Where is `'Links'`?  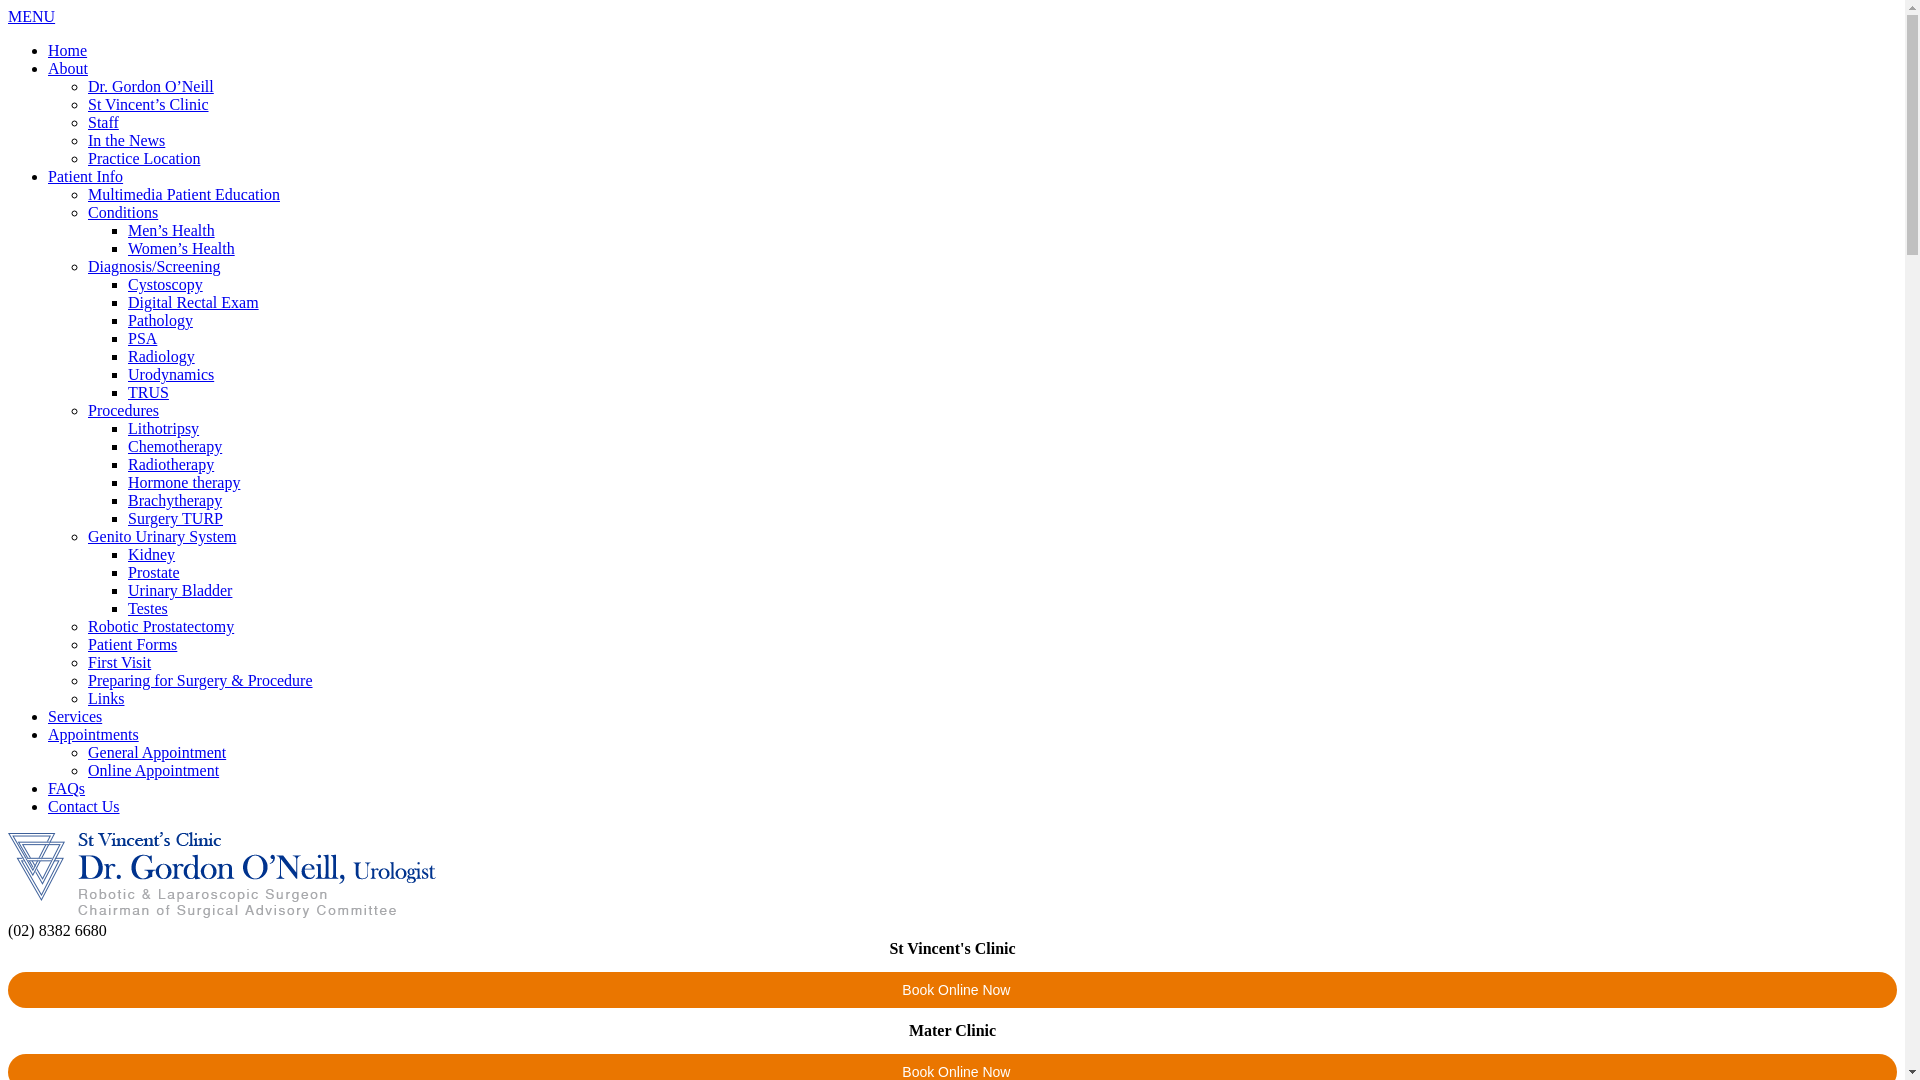
'Links' is located at coordinates (104, 697).